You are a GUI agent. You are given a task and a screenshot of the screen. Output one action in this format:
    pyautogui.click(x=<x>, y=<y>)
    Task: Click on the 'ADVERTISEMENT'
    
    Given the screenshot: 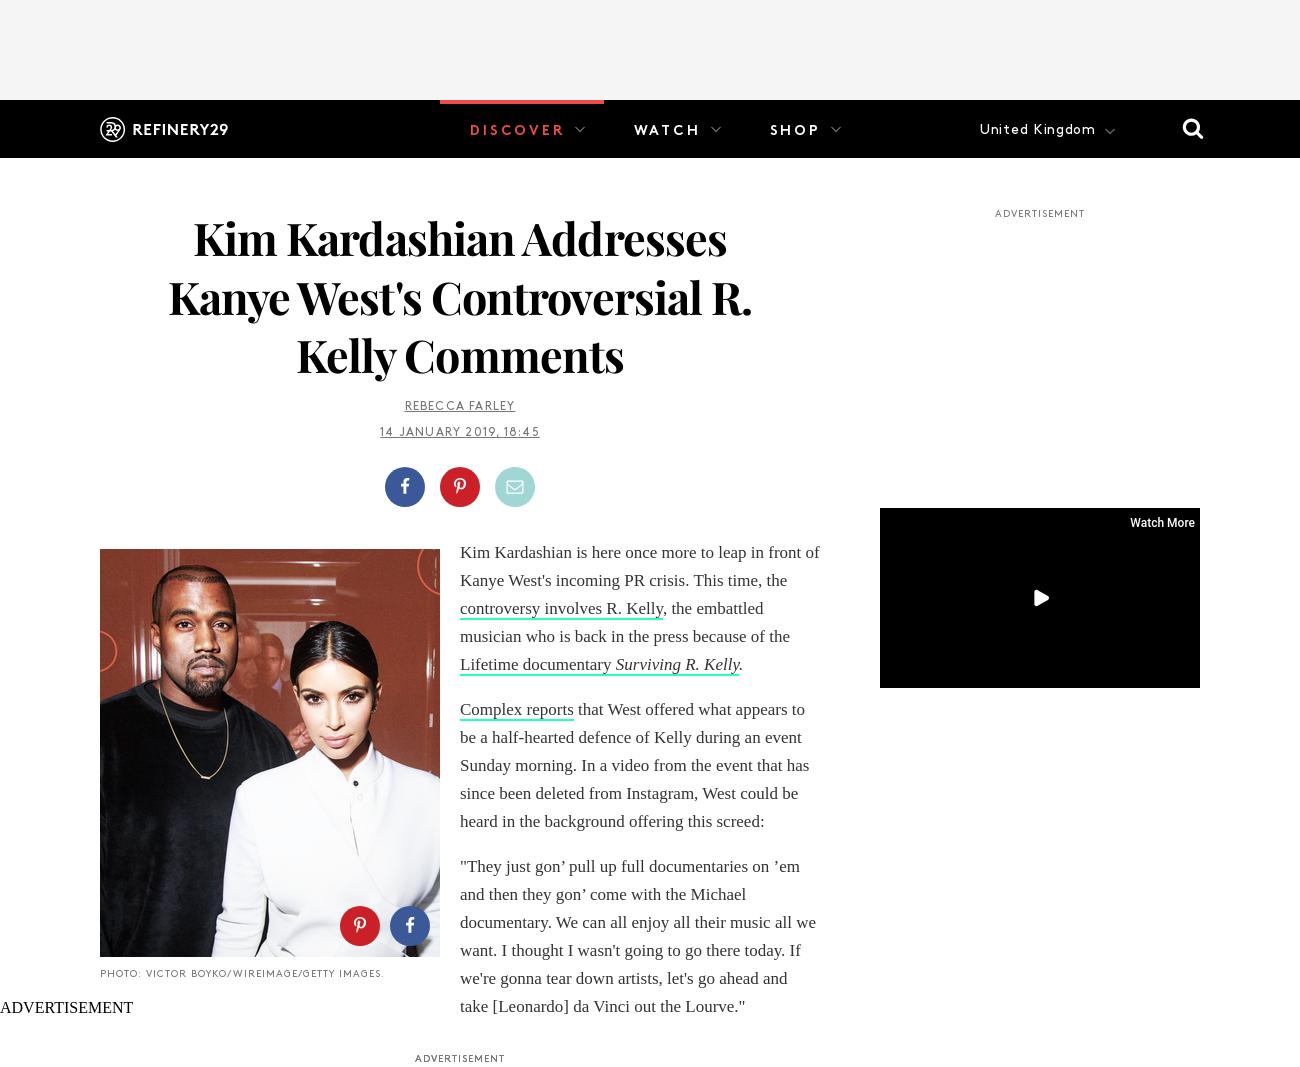 What is the action you would take?
    pyautogui.click(x=1040, y=214)
    